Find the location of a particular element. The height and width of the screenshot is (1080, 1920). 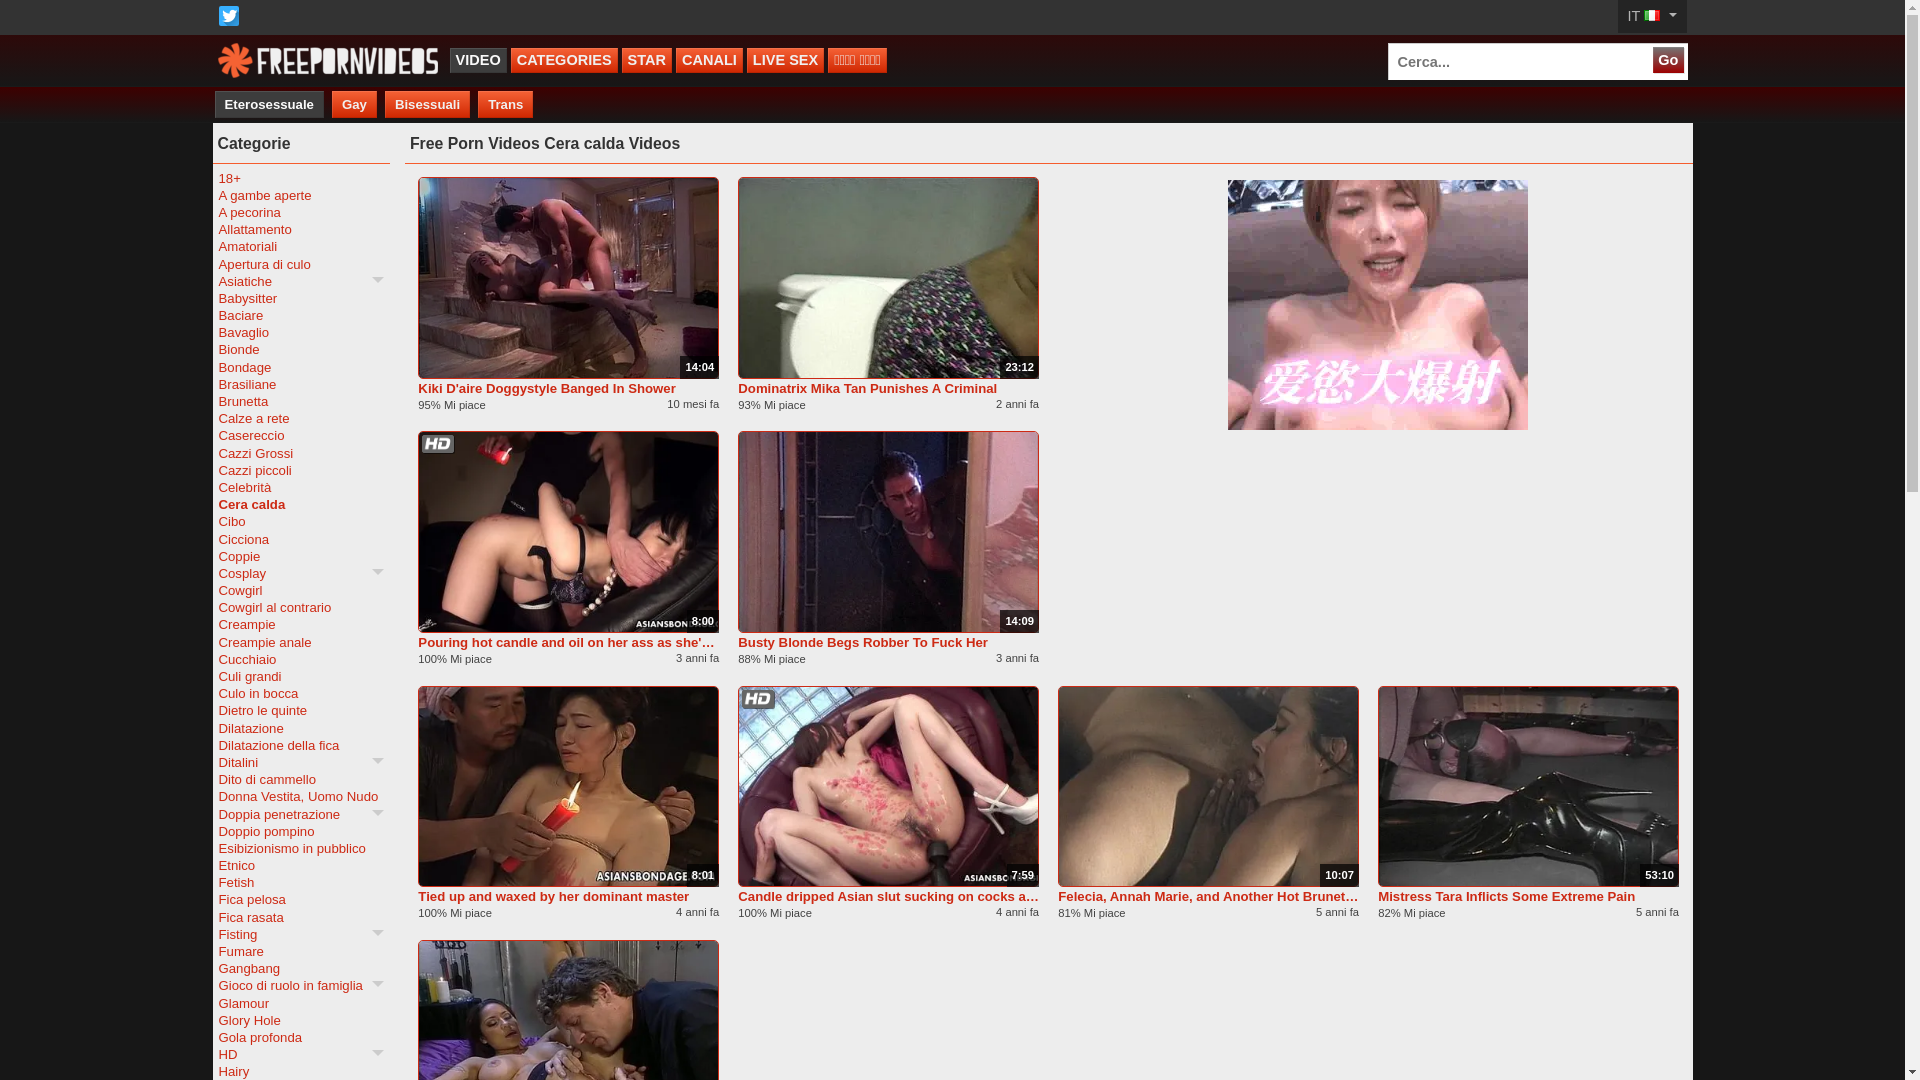

'Culi grandi' is located at coordinates (217, 675).